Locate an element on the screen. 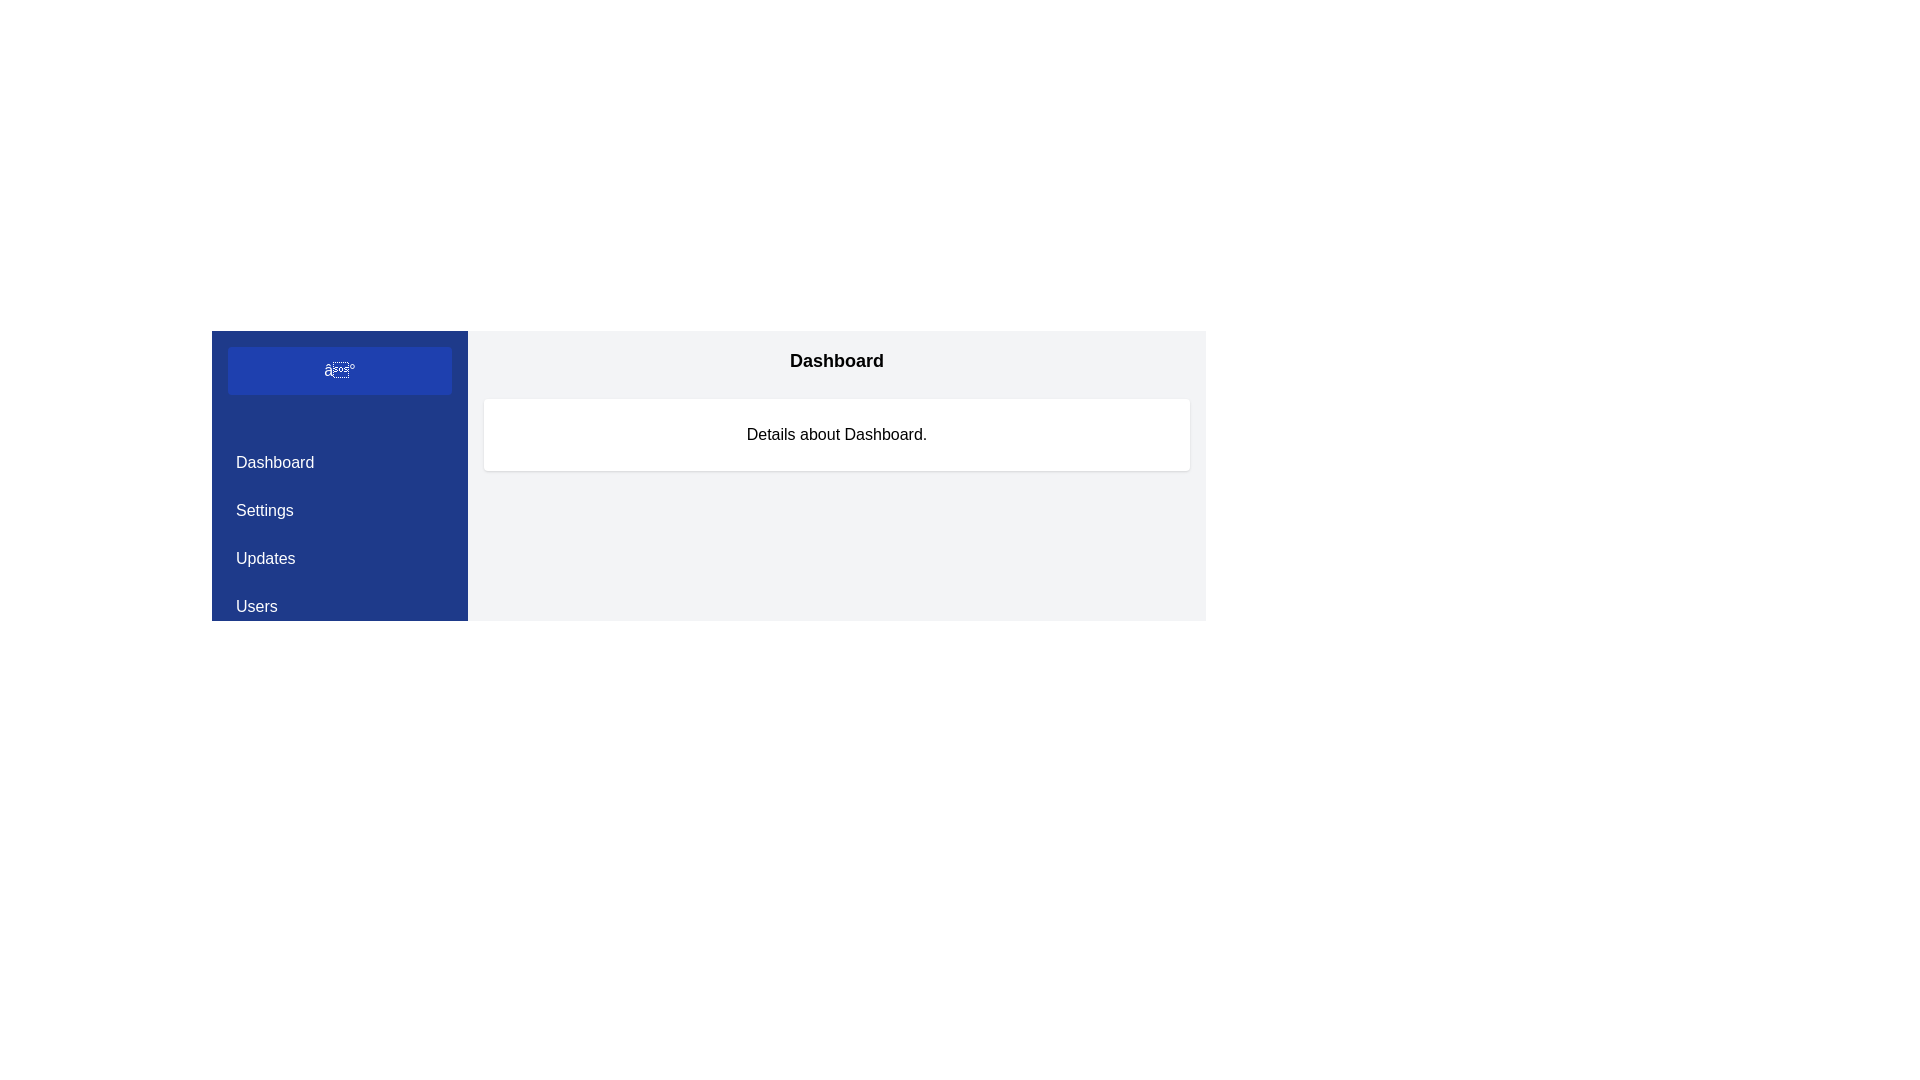 This screenshot has width=1920, height=1080. the 'Settings' button in the vertical sidebar menu is located at coordinates (340, 509).